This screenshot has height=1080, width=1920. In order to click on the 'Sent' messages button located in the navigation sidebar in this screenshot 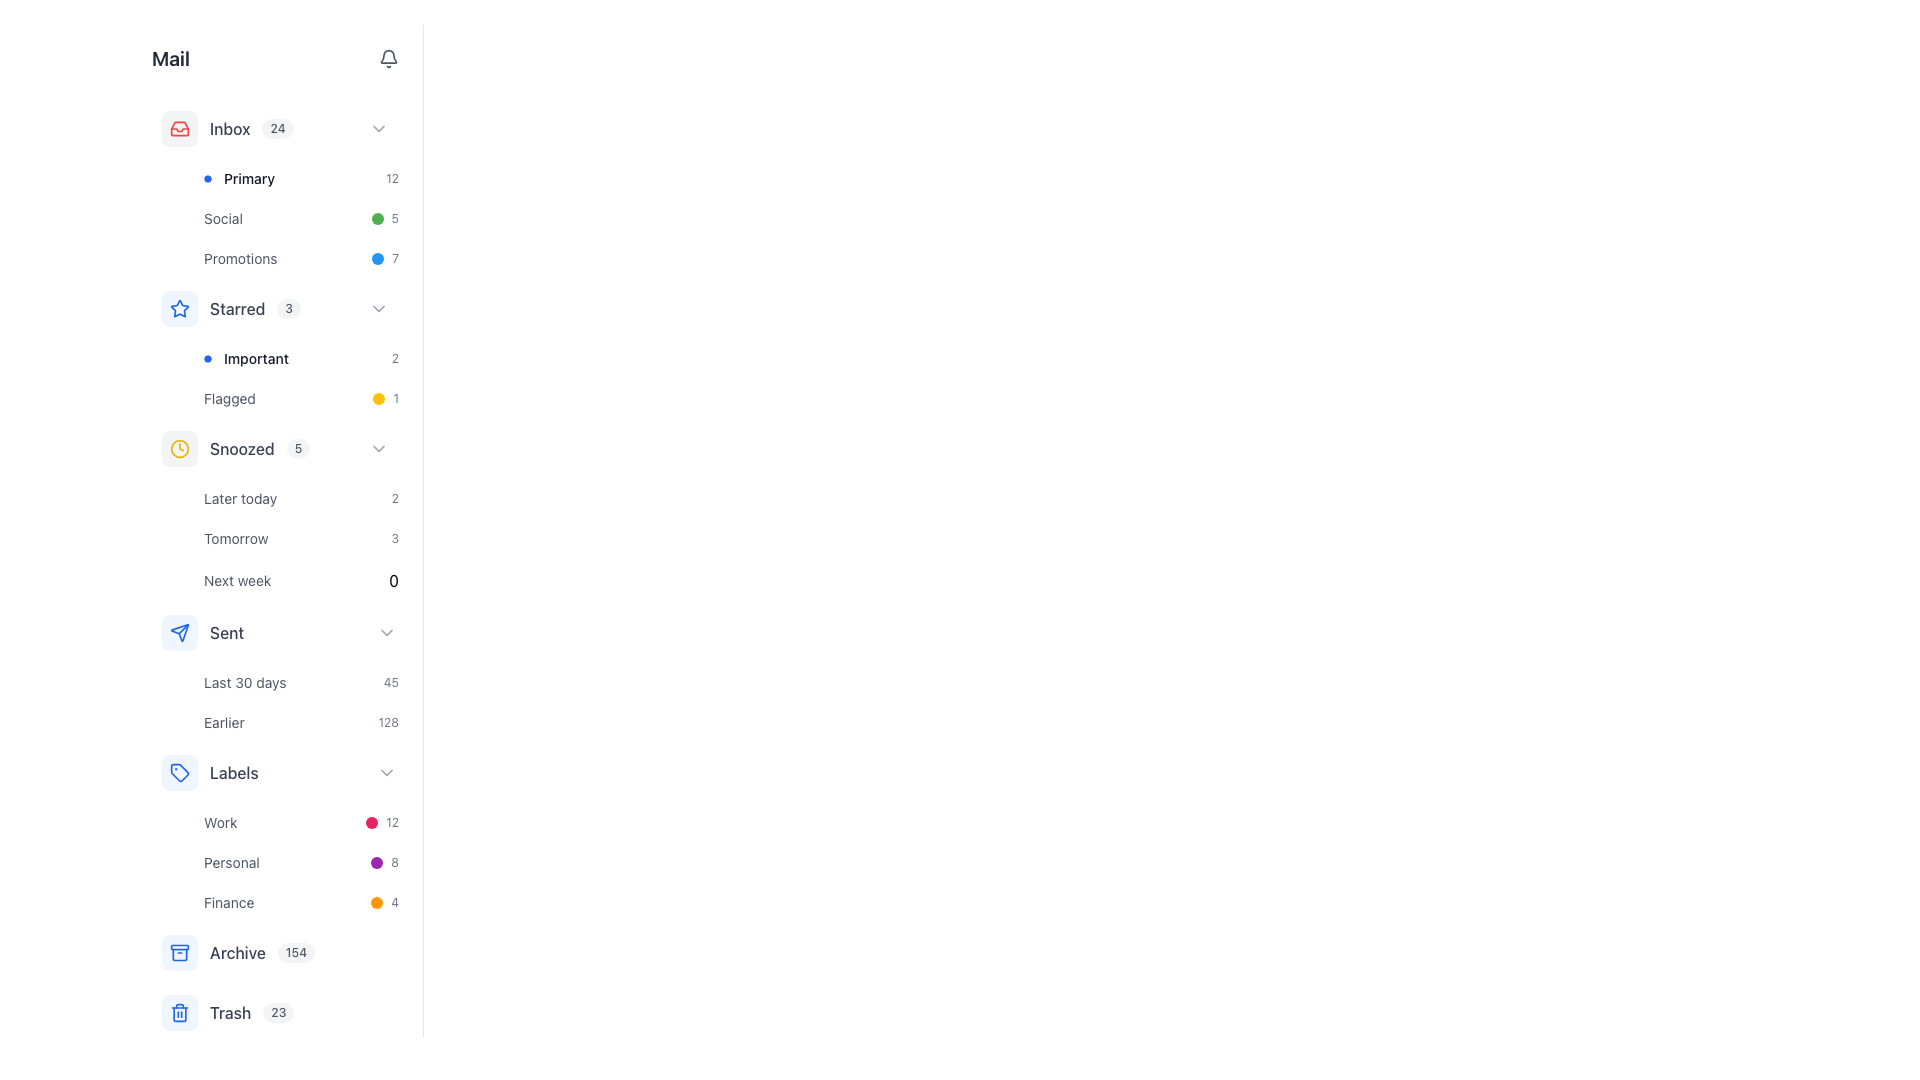, I will do `click(278, 632)`.